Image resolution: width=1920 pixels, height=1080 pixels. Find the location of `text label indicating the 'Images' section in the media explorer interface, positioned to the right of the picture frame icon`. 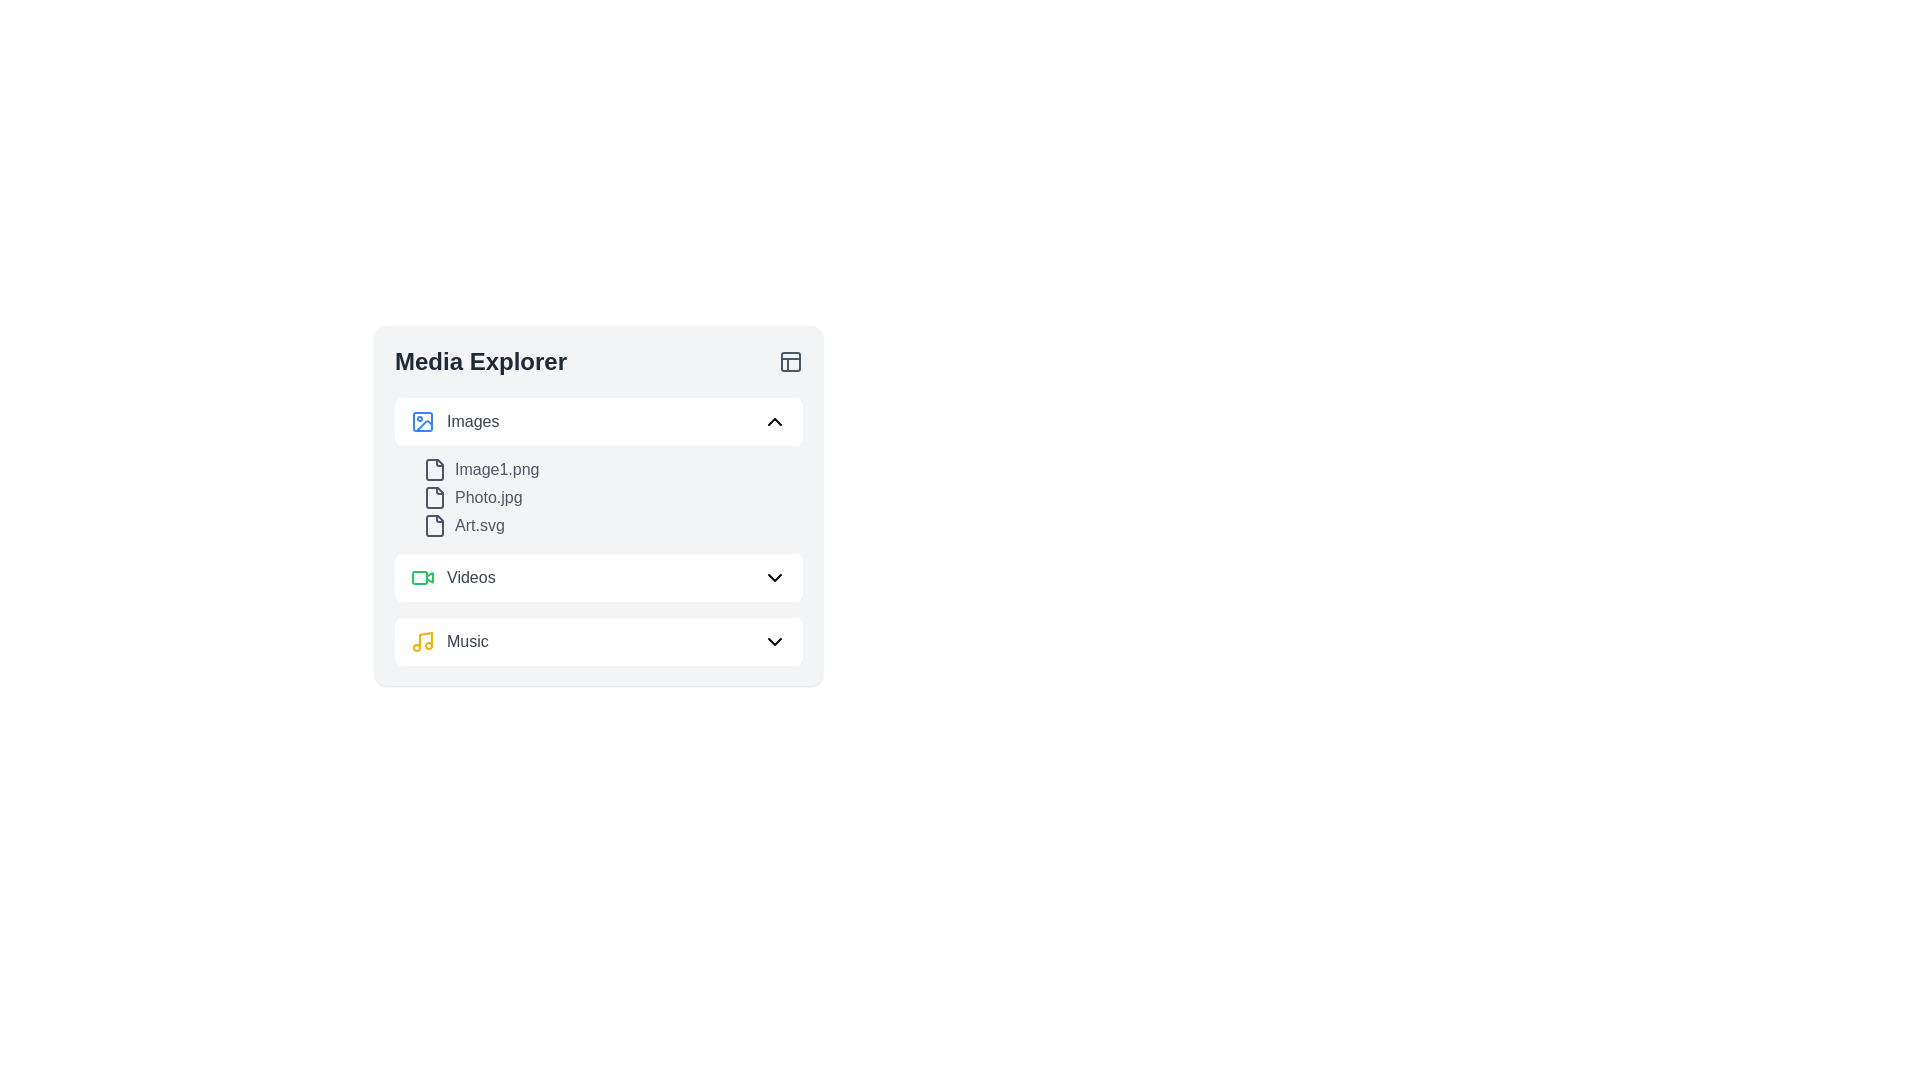

text label indicating the 'Images' section in the media explorer interface, positioned to the right of the picture frame icon is located at coordinates (472, 420).